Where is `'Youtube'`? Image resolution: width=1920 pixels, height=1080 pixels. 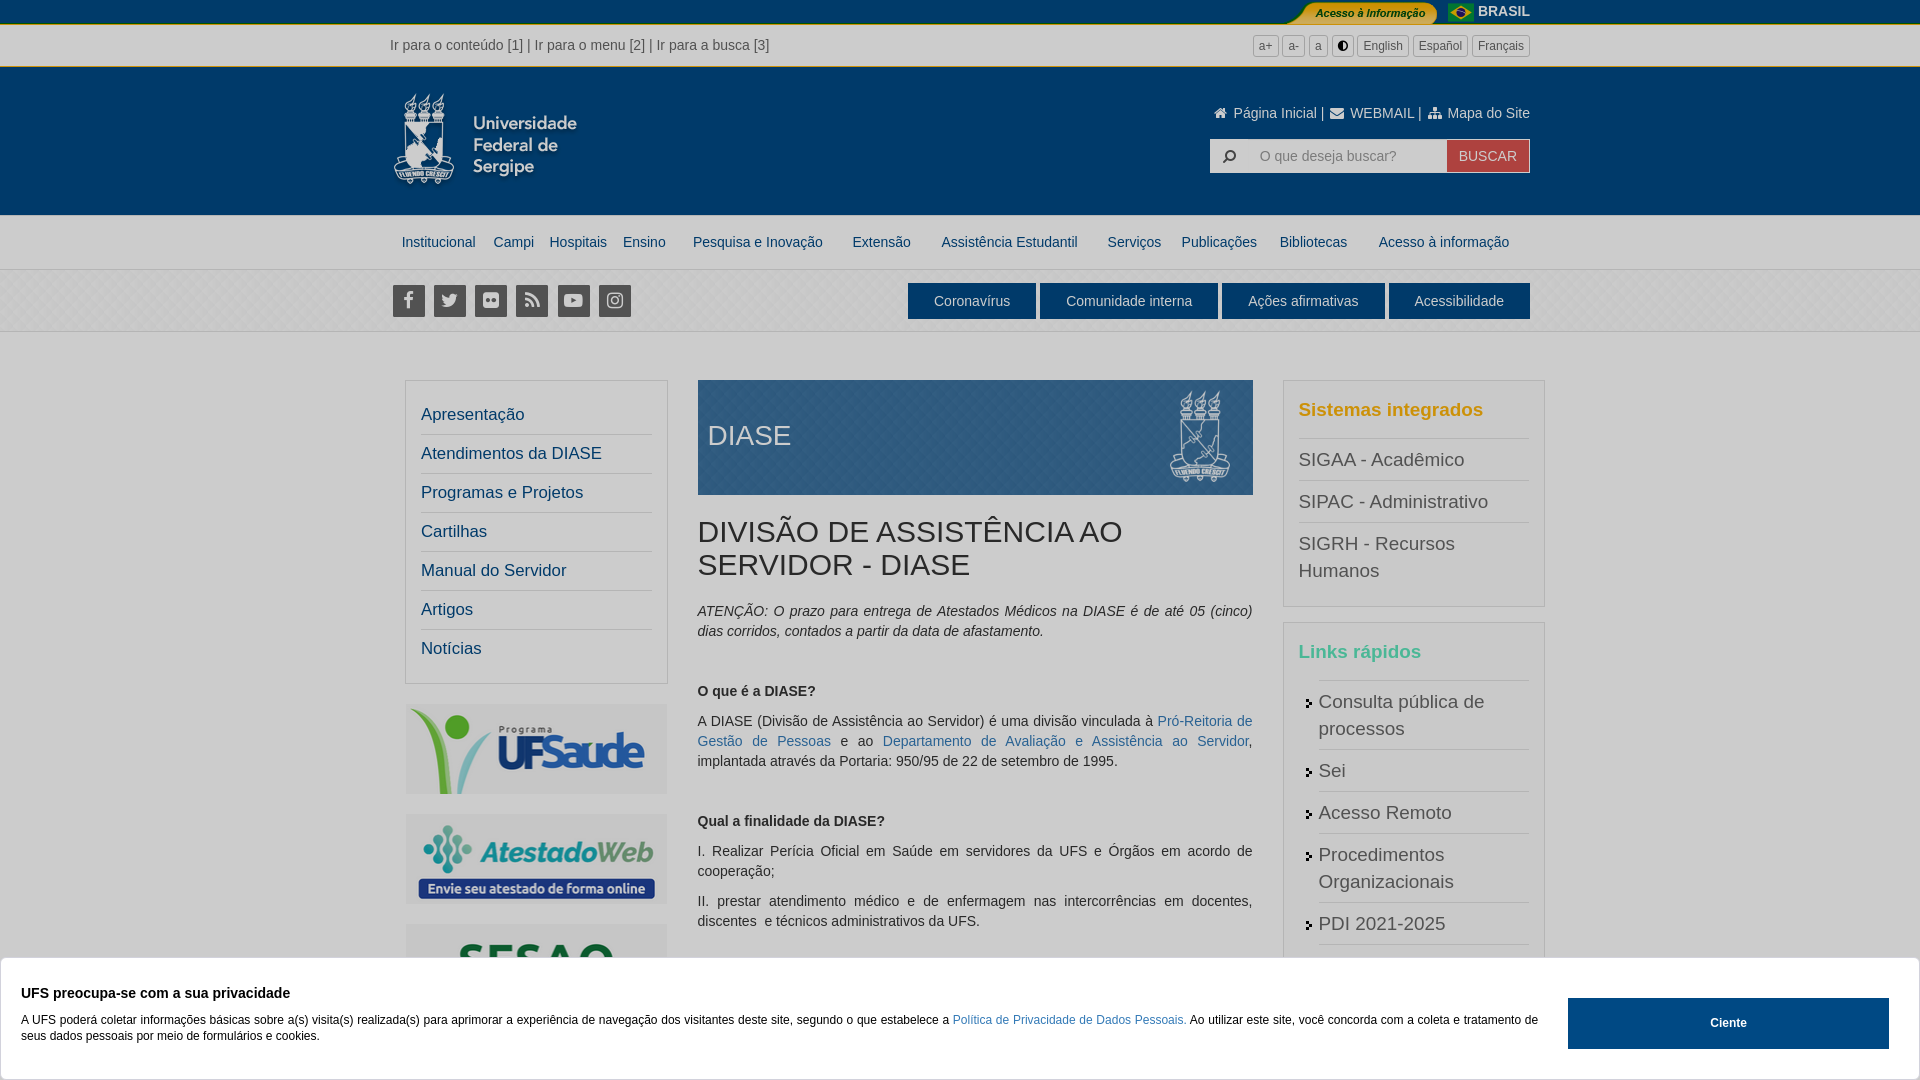
'Youtube' is located at coordinates (572, 300).